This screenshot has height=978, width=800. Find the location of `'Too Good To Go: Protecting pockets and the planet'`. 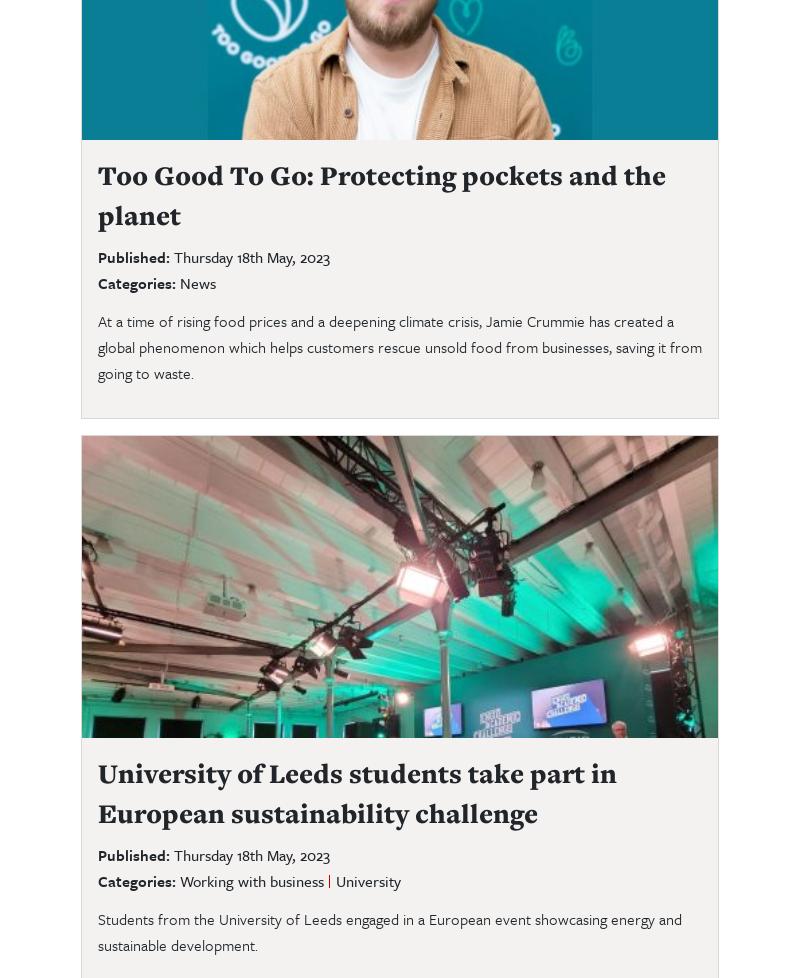

'Too Good To Go: Protecting pockets and the planet' is located at coordinates (98, 194).